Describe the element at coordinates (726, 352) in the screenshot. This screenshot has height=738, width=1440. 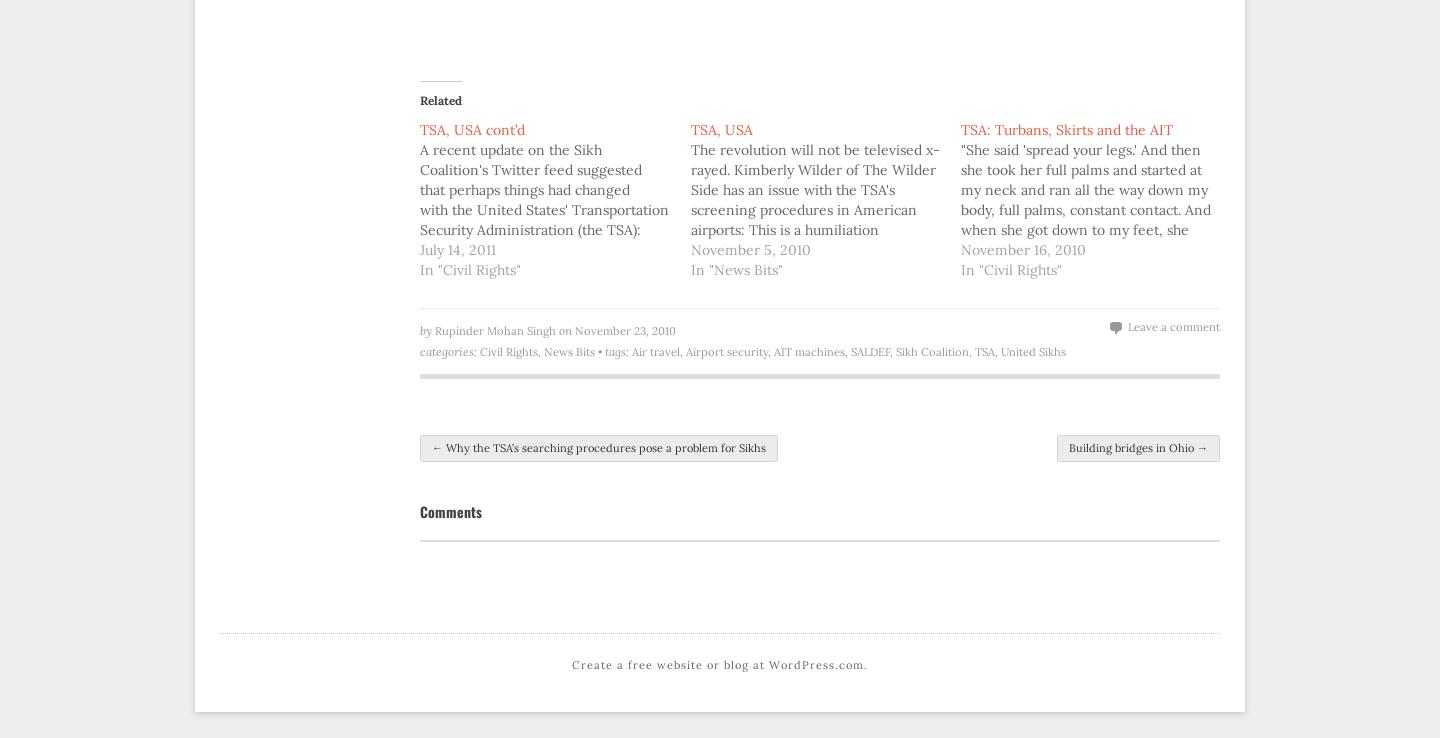
I see `'Airport security'` at that location.